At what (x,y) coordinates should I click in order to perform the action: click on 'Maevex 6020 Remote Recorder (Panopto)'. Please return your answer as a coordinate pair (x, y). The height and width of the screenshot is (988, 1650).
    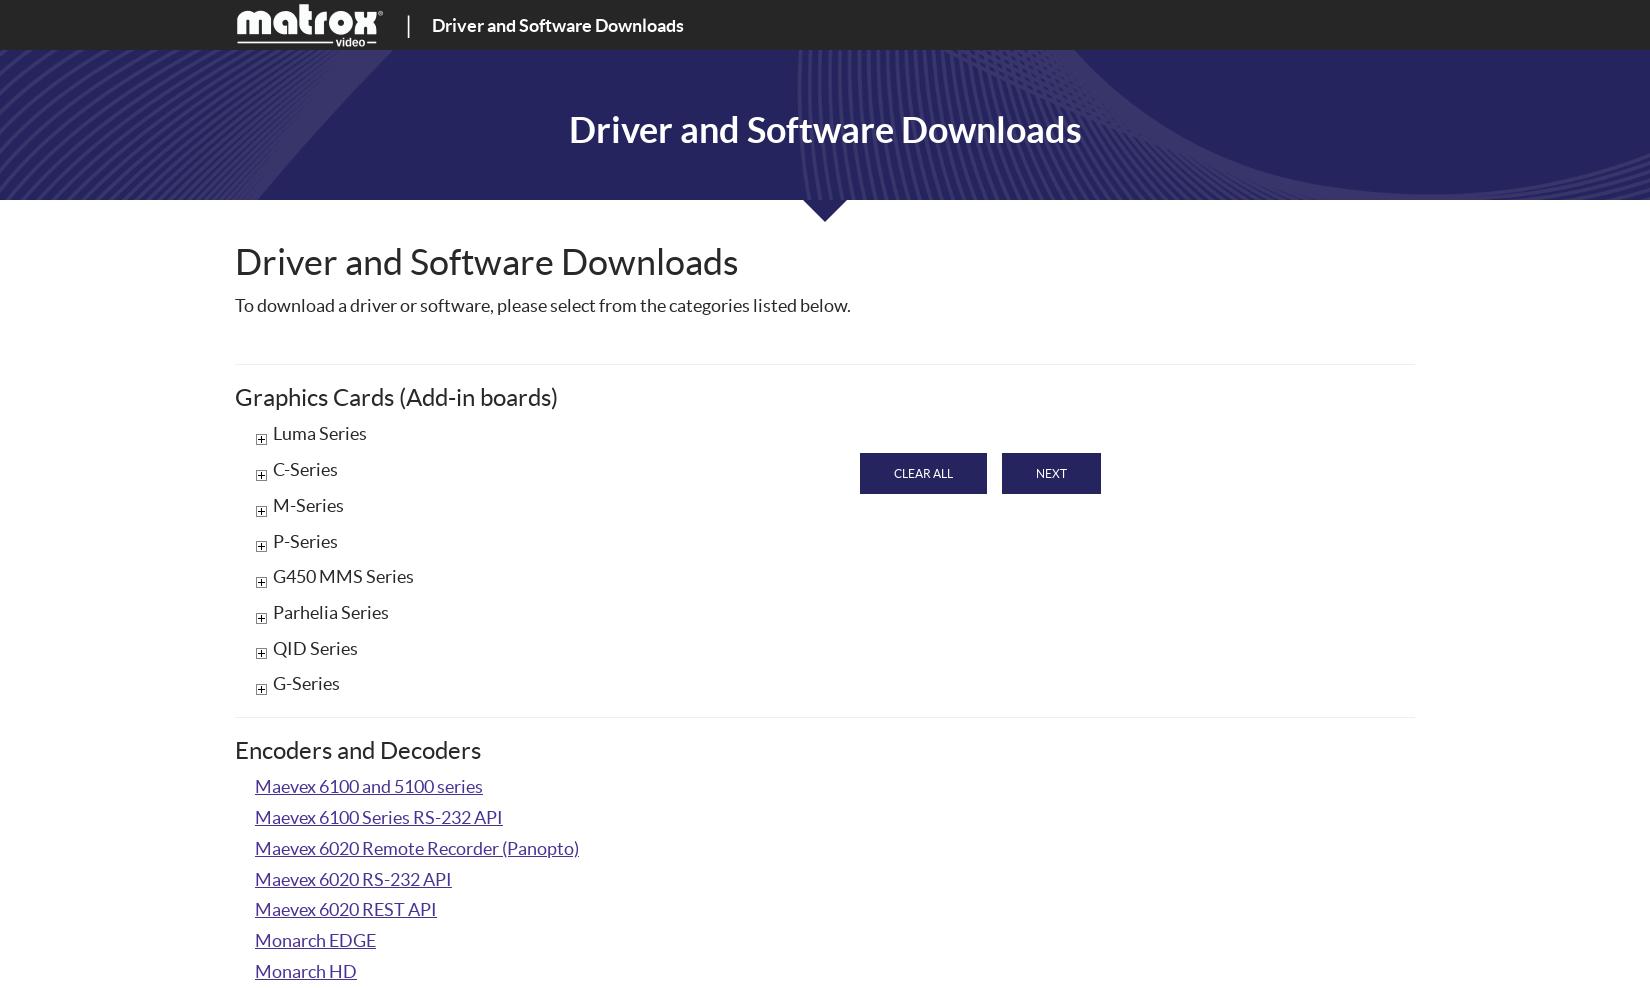
    Looking at the image, I should click on (415, 847).